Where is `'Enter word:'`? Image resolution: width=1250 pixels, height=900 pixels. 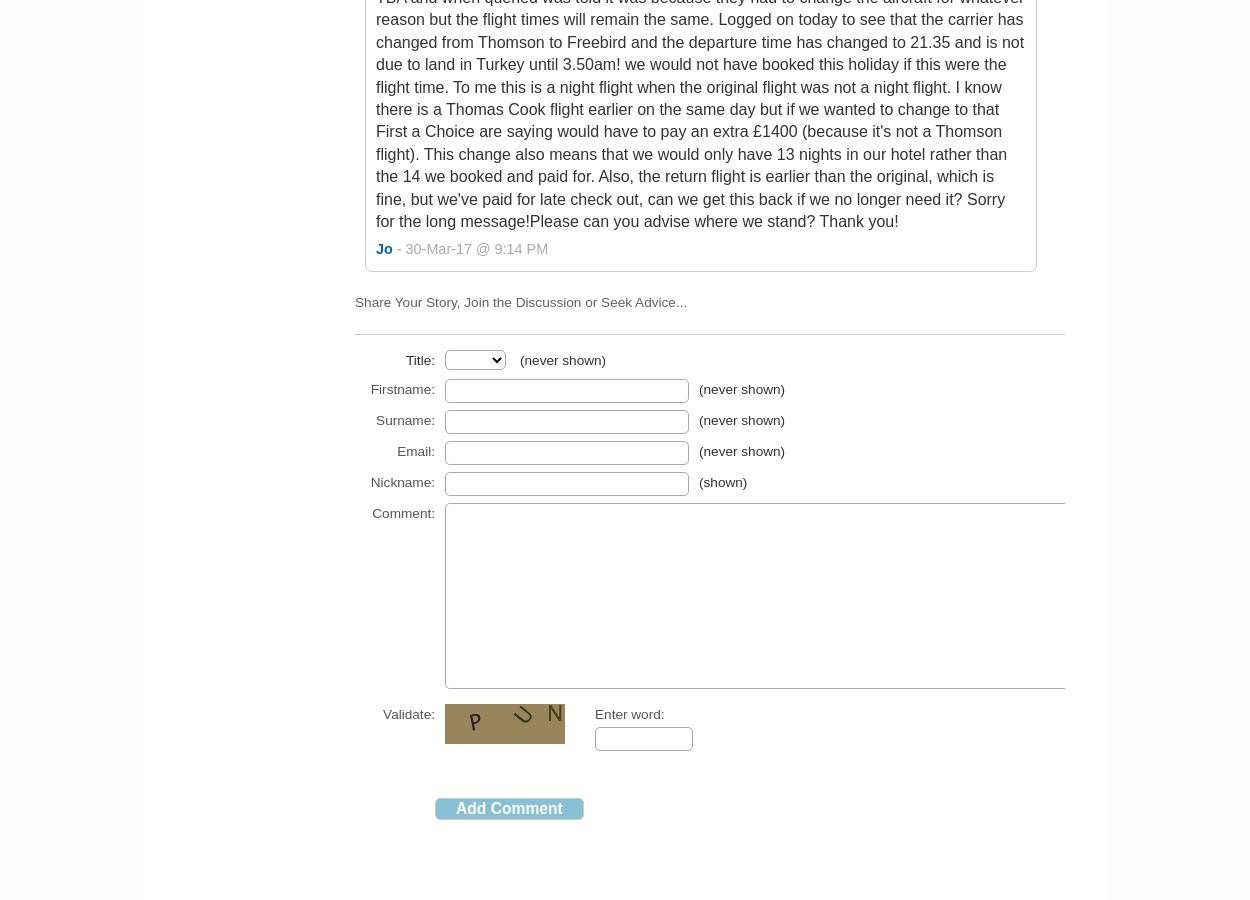
'Enter word:' is located at coordinates (594, 713).